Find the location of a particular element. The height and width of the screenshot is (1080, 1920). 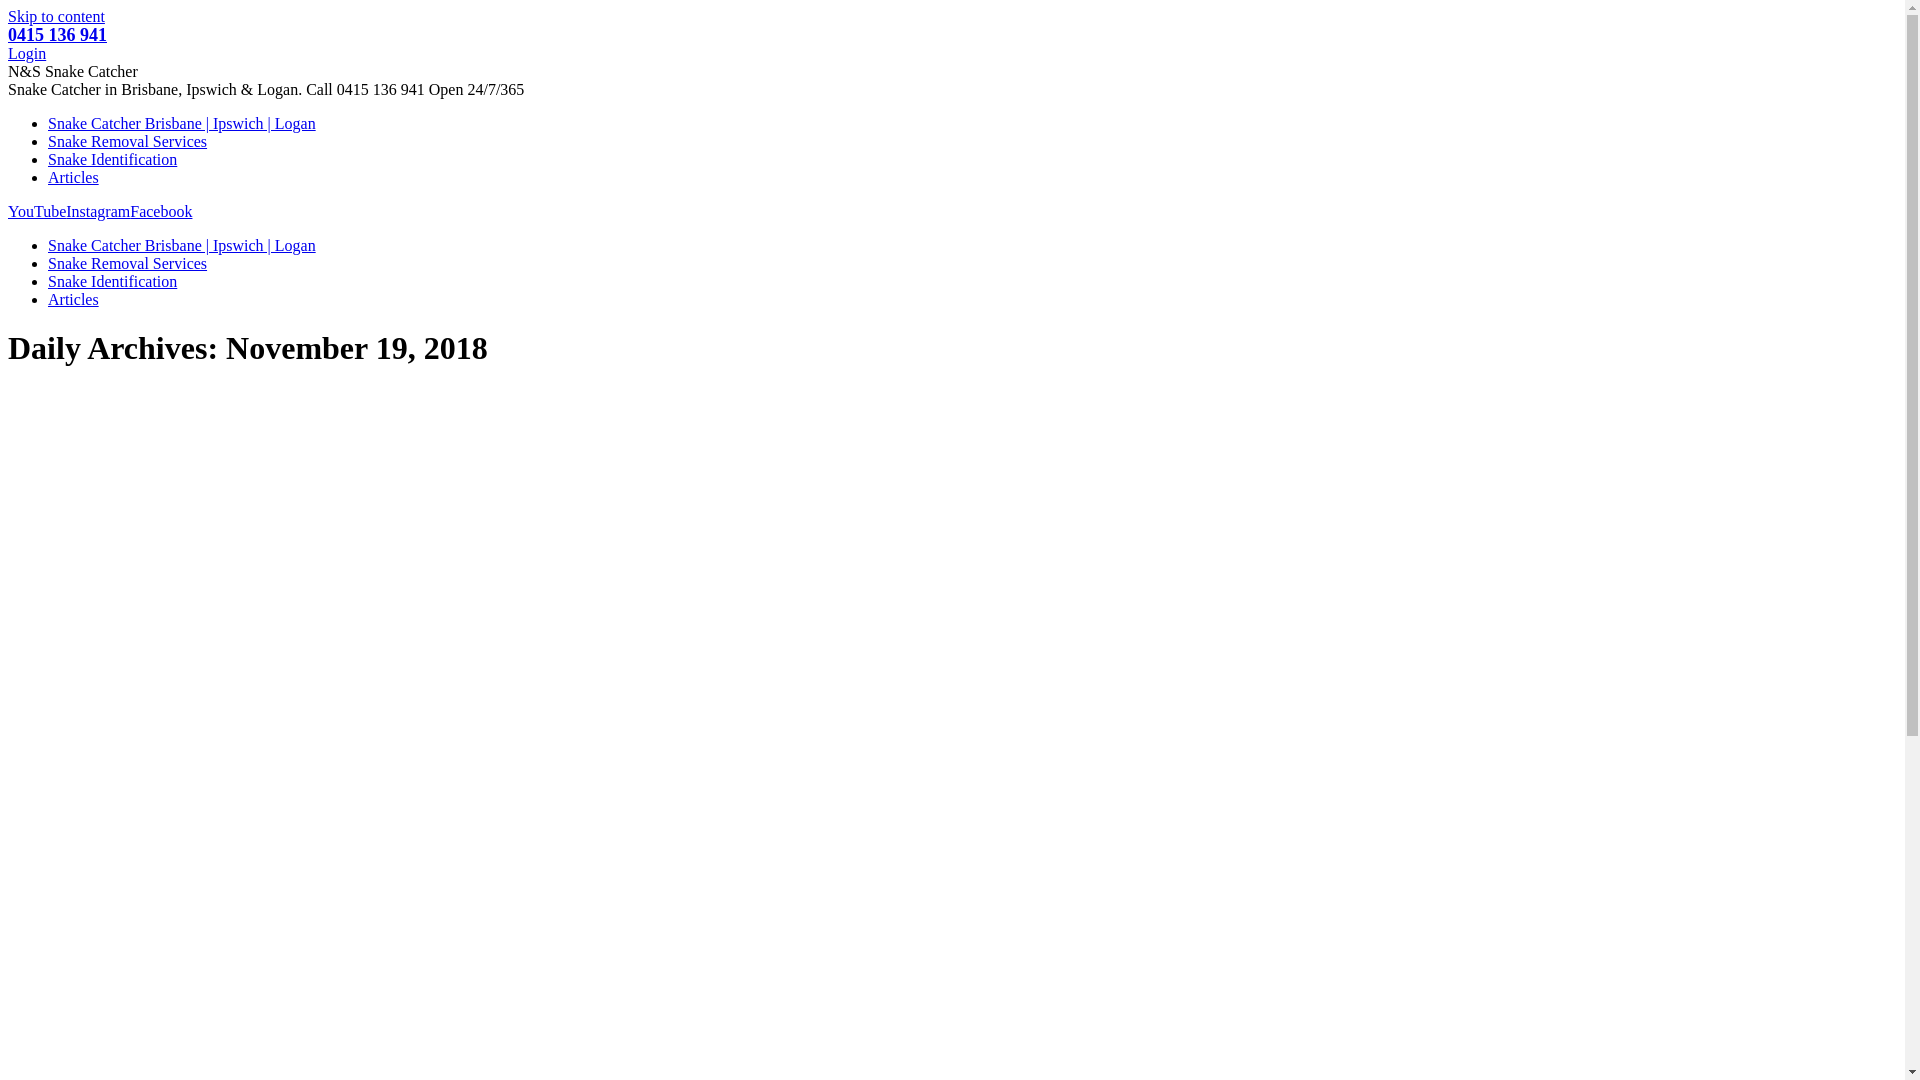

'YouTube' is located at coordinates (37, 211).